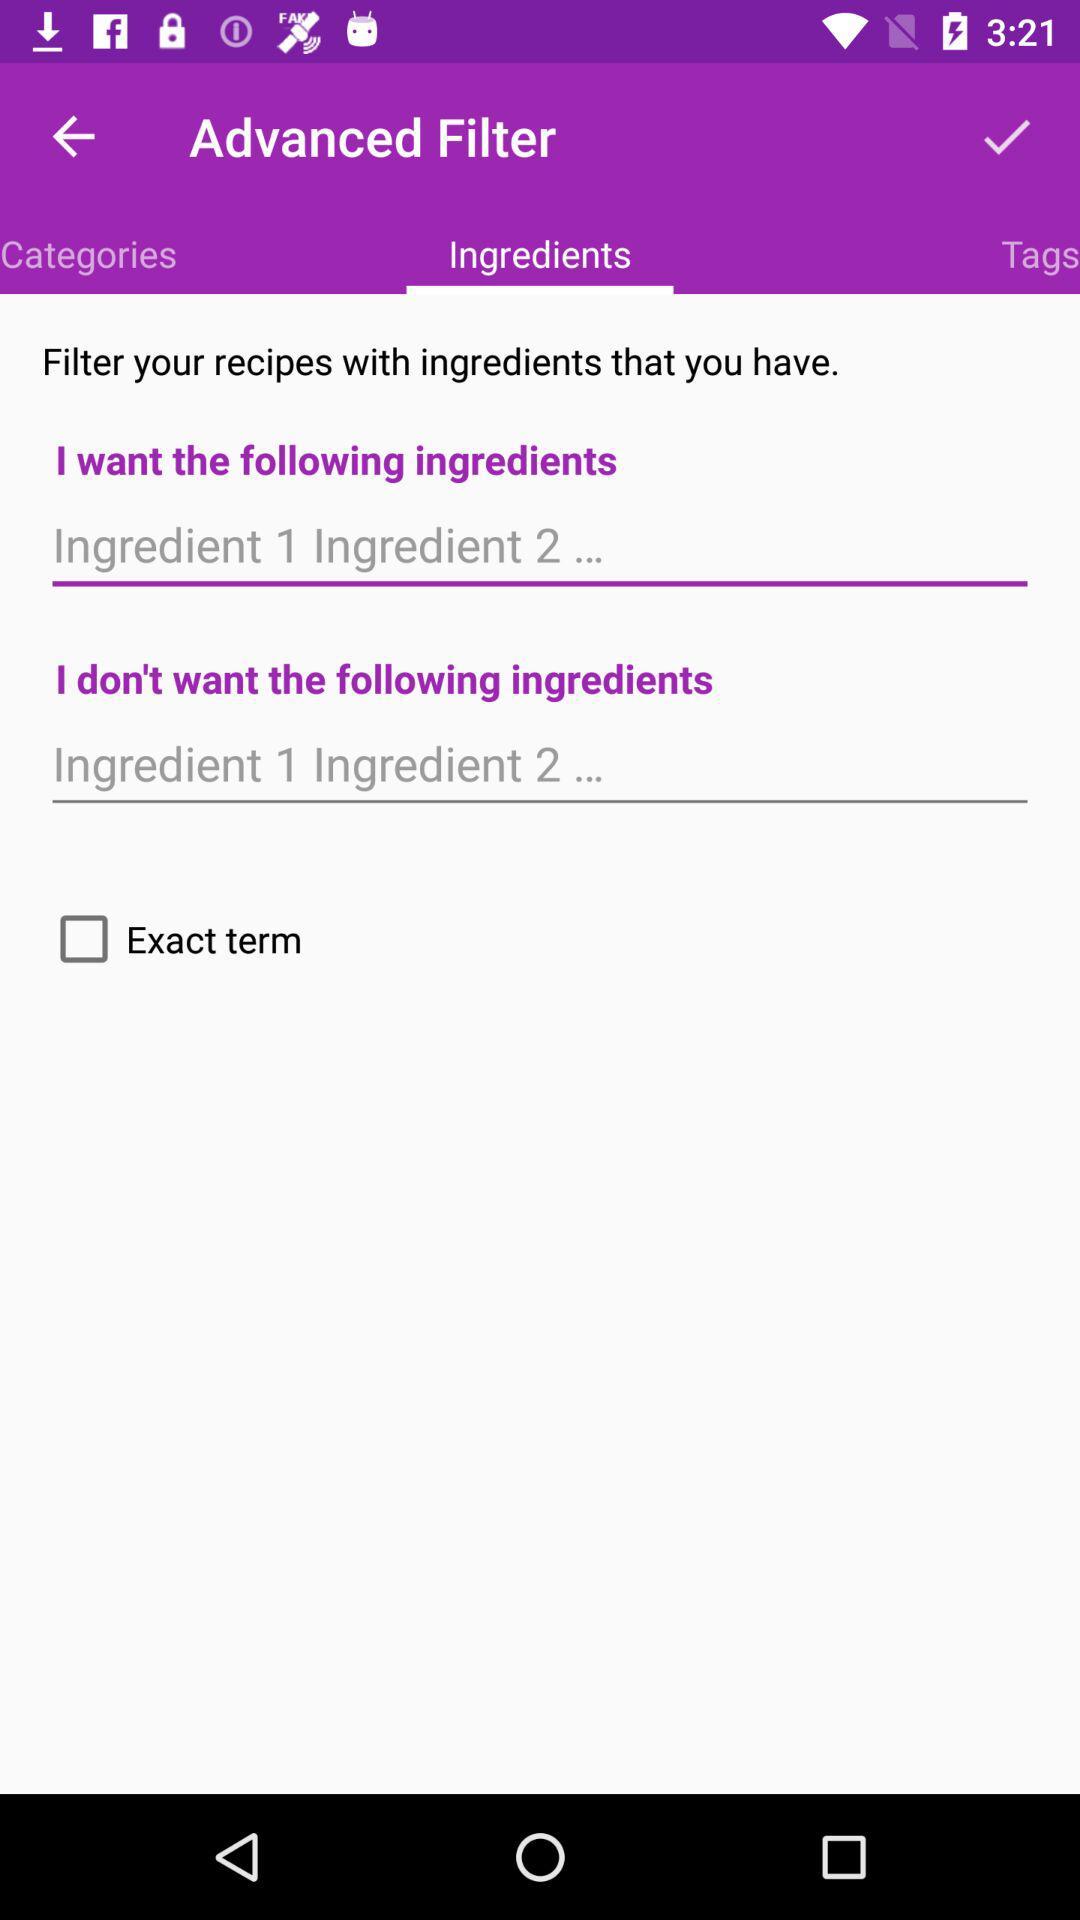 This screenshot has width=1080, height=1920. What do you see at coordinates (1039, 252) in the screenshot?
I see `the icon above the i want the` at bounding box center [1039, 252].